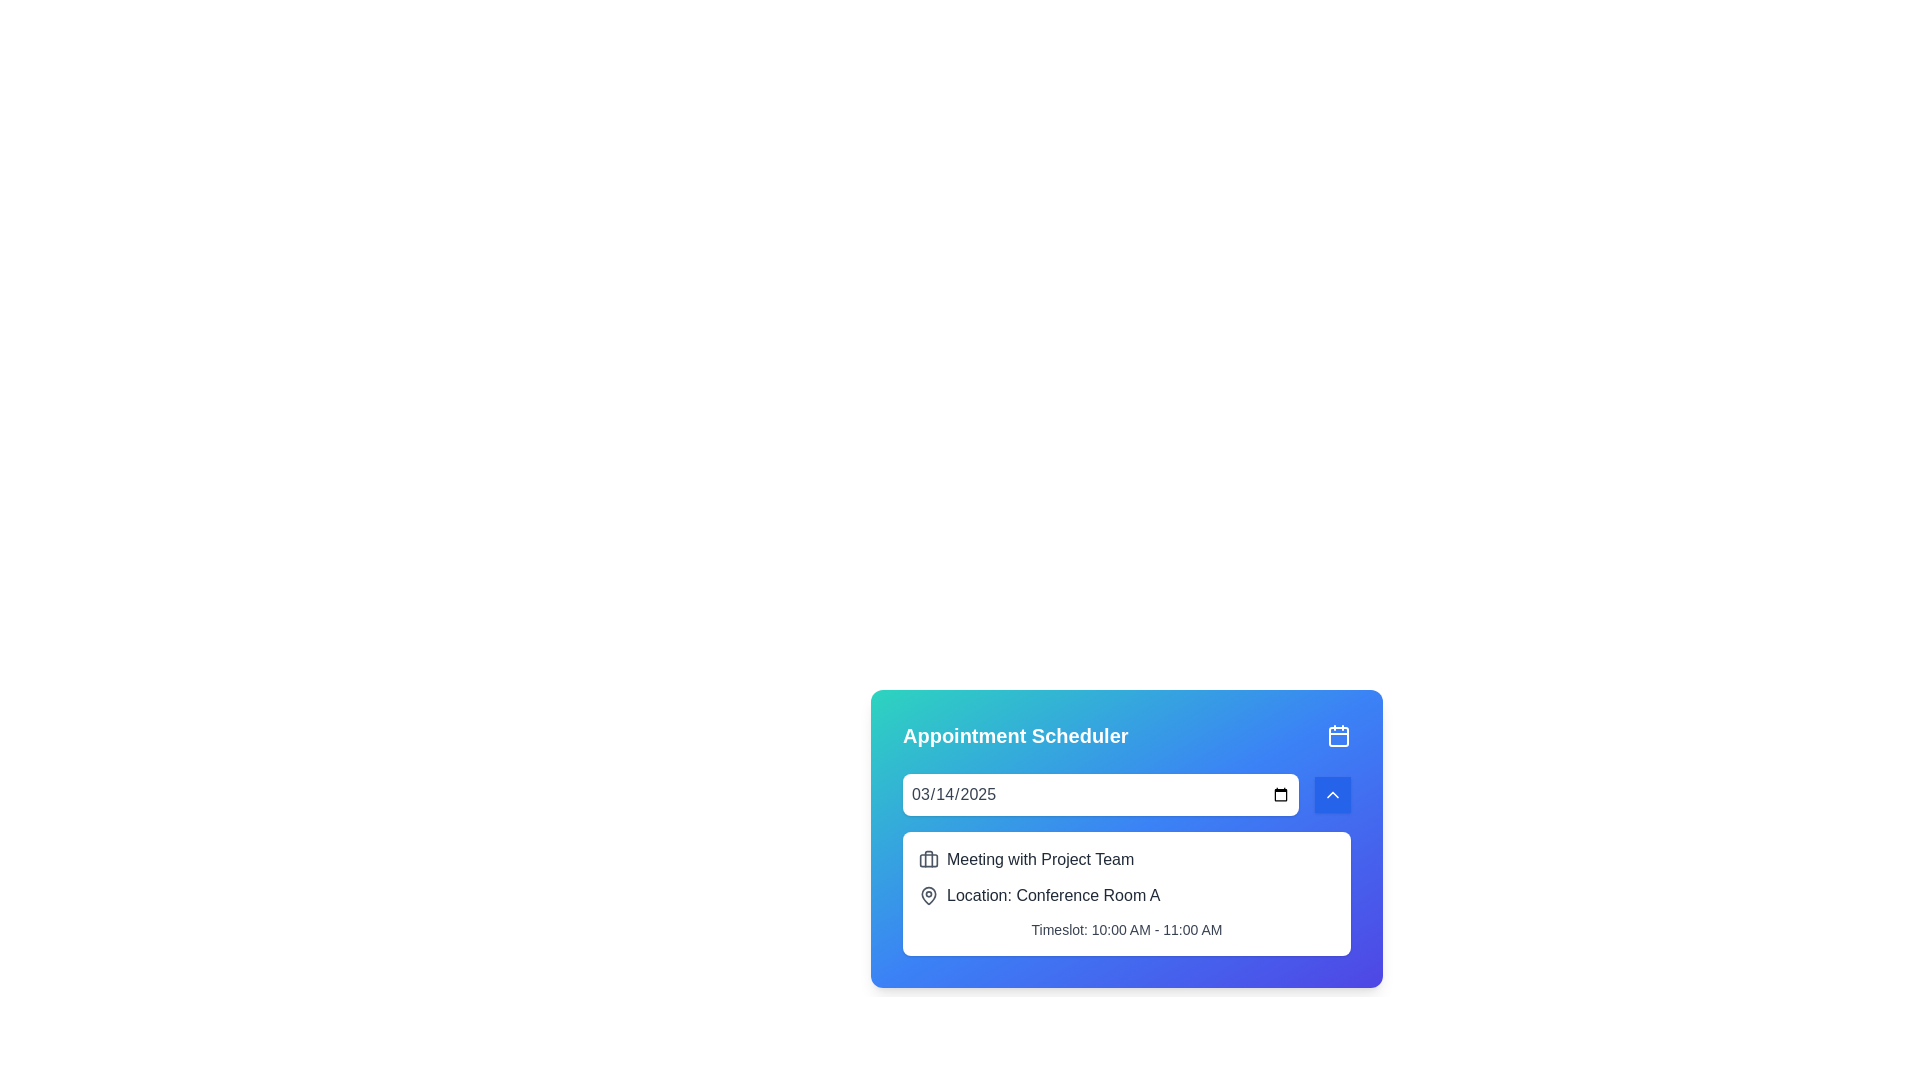  Describe the element at coordinates (928, 859) in the screenshot. I see `the graphical icon component of the briefcase icon located in the Appointment Scheduler interface, positioned at the bottom of the modal near the left-hand side` at that location.